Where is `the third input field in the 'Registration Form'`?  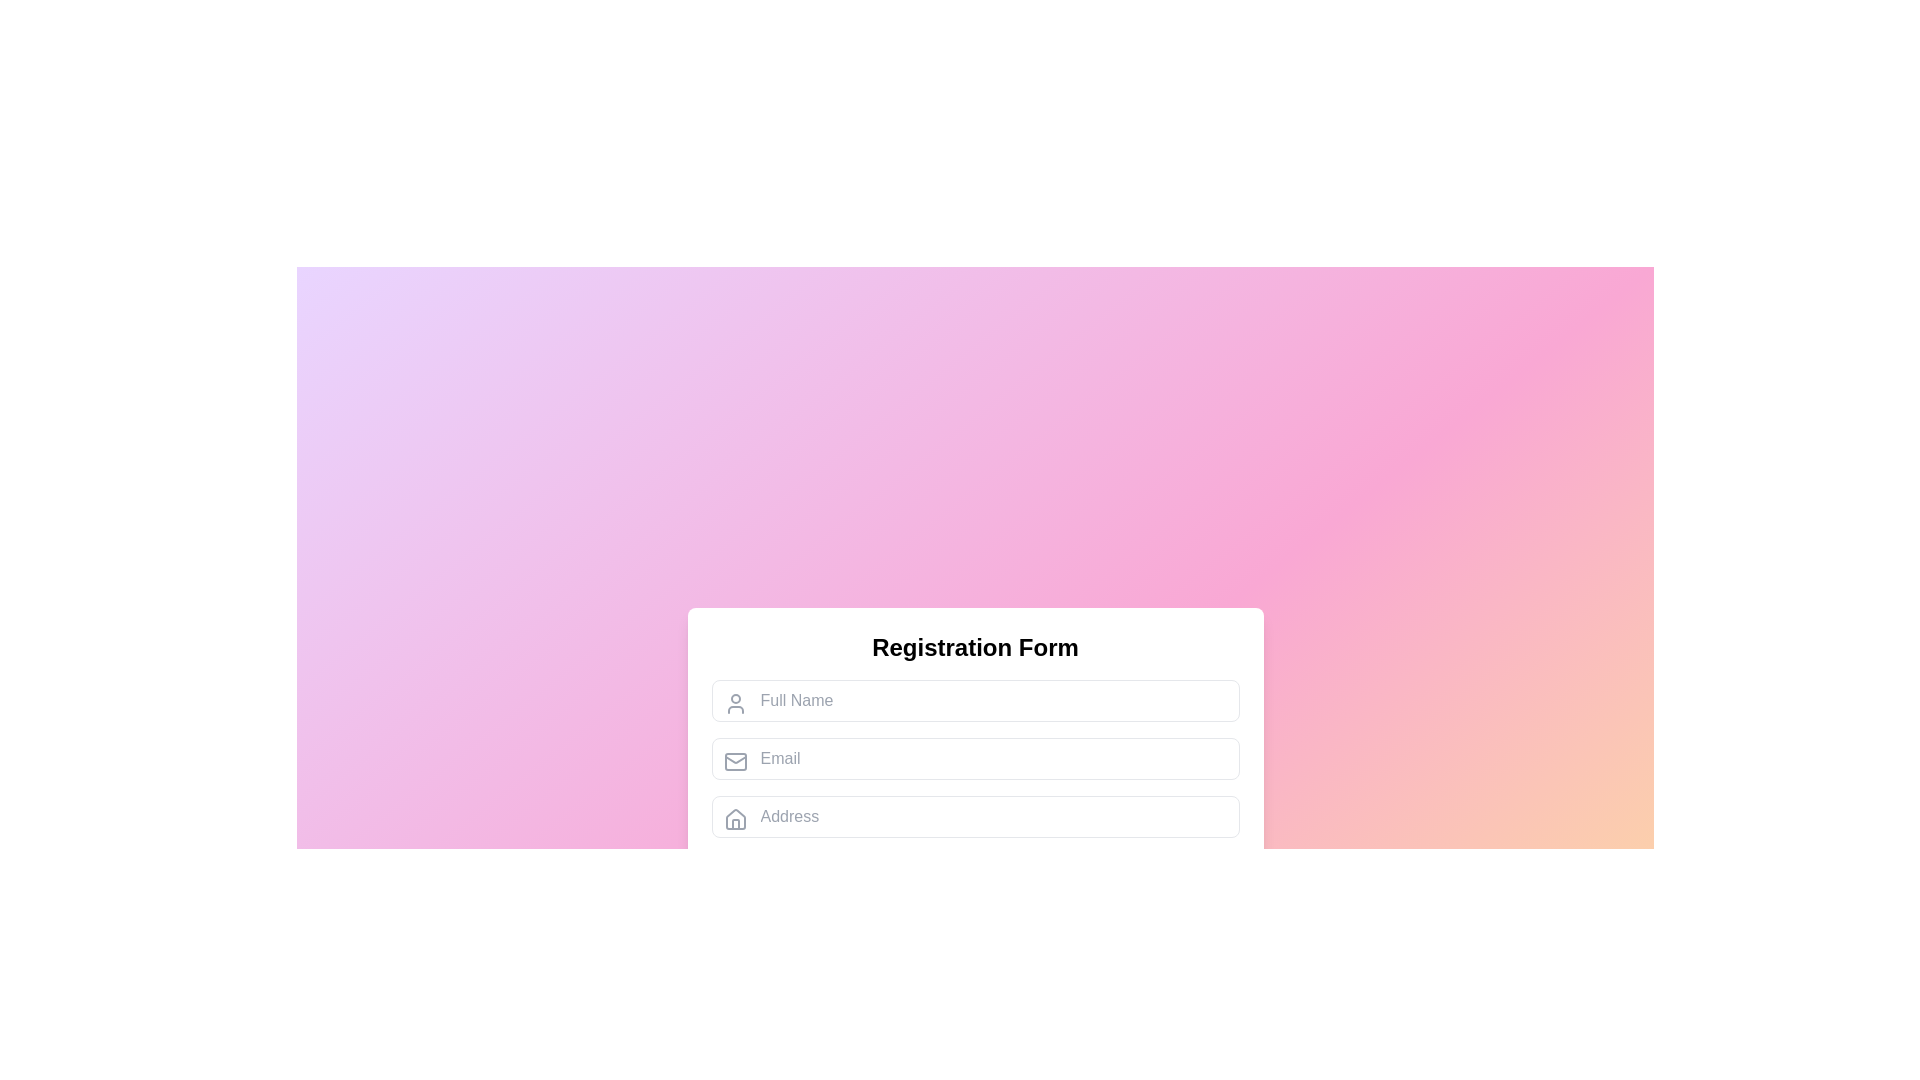
the third input field in the 'Registration Form' is located at coordinates (975, 805).